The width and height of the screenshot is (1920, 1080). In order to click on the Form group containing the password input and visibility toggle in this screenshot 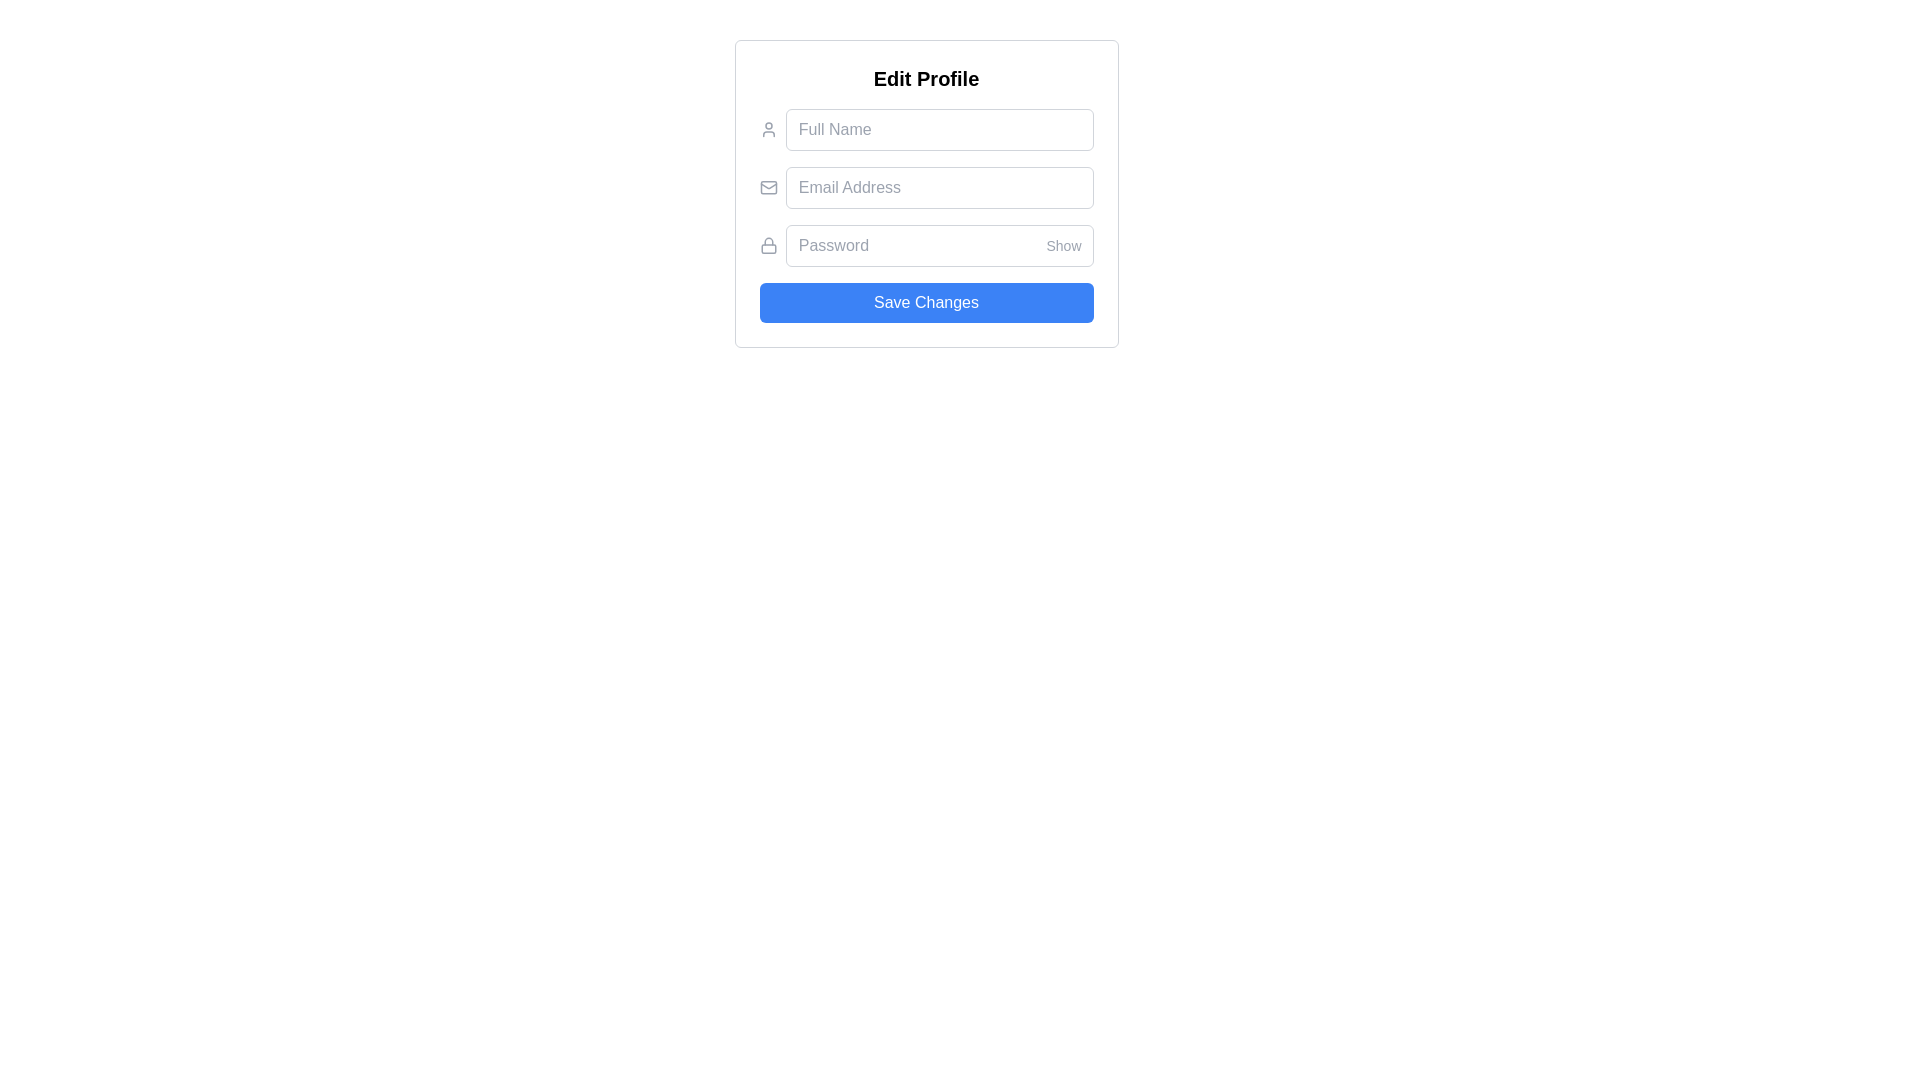, I will do `click(925, 245)`.